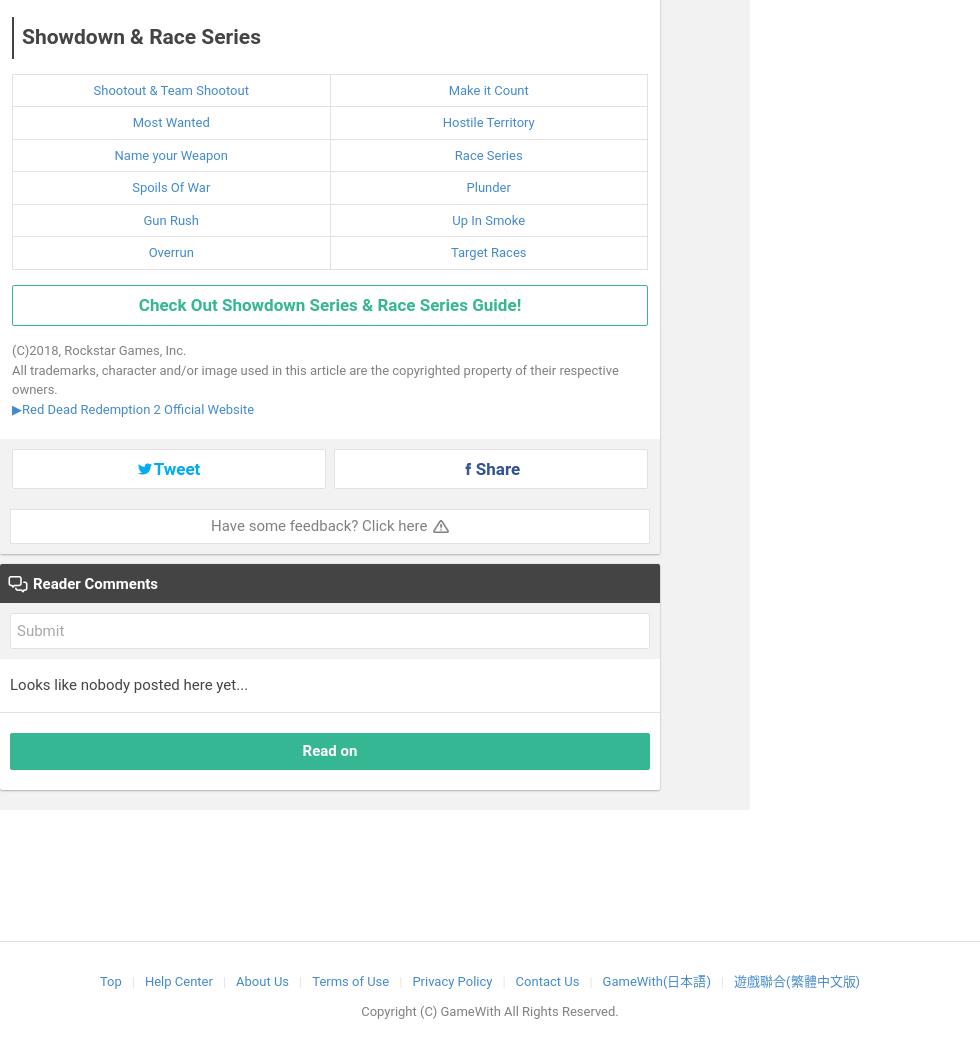  I want to click on 'Copyright (C)', so click(400, 1009).